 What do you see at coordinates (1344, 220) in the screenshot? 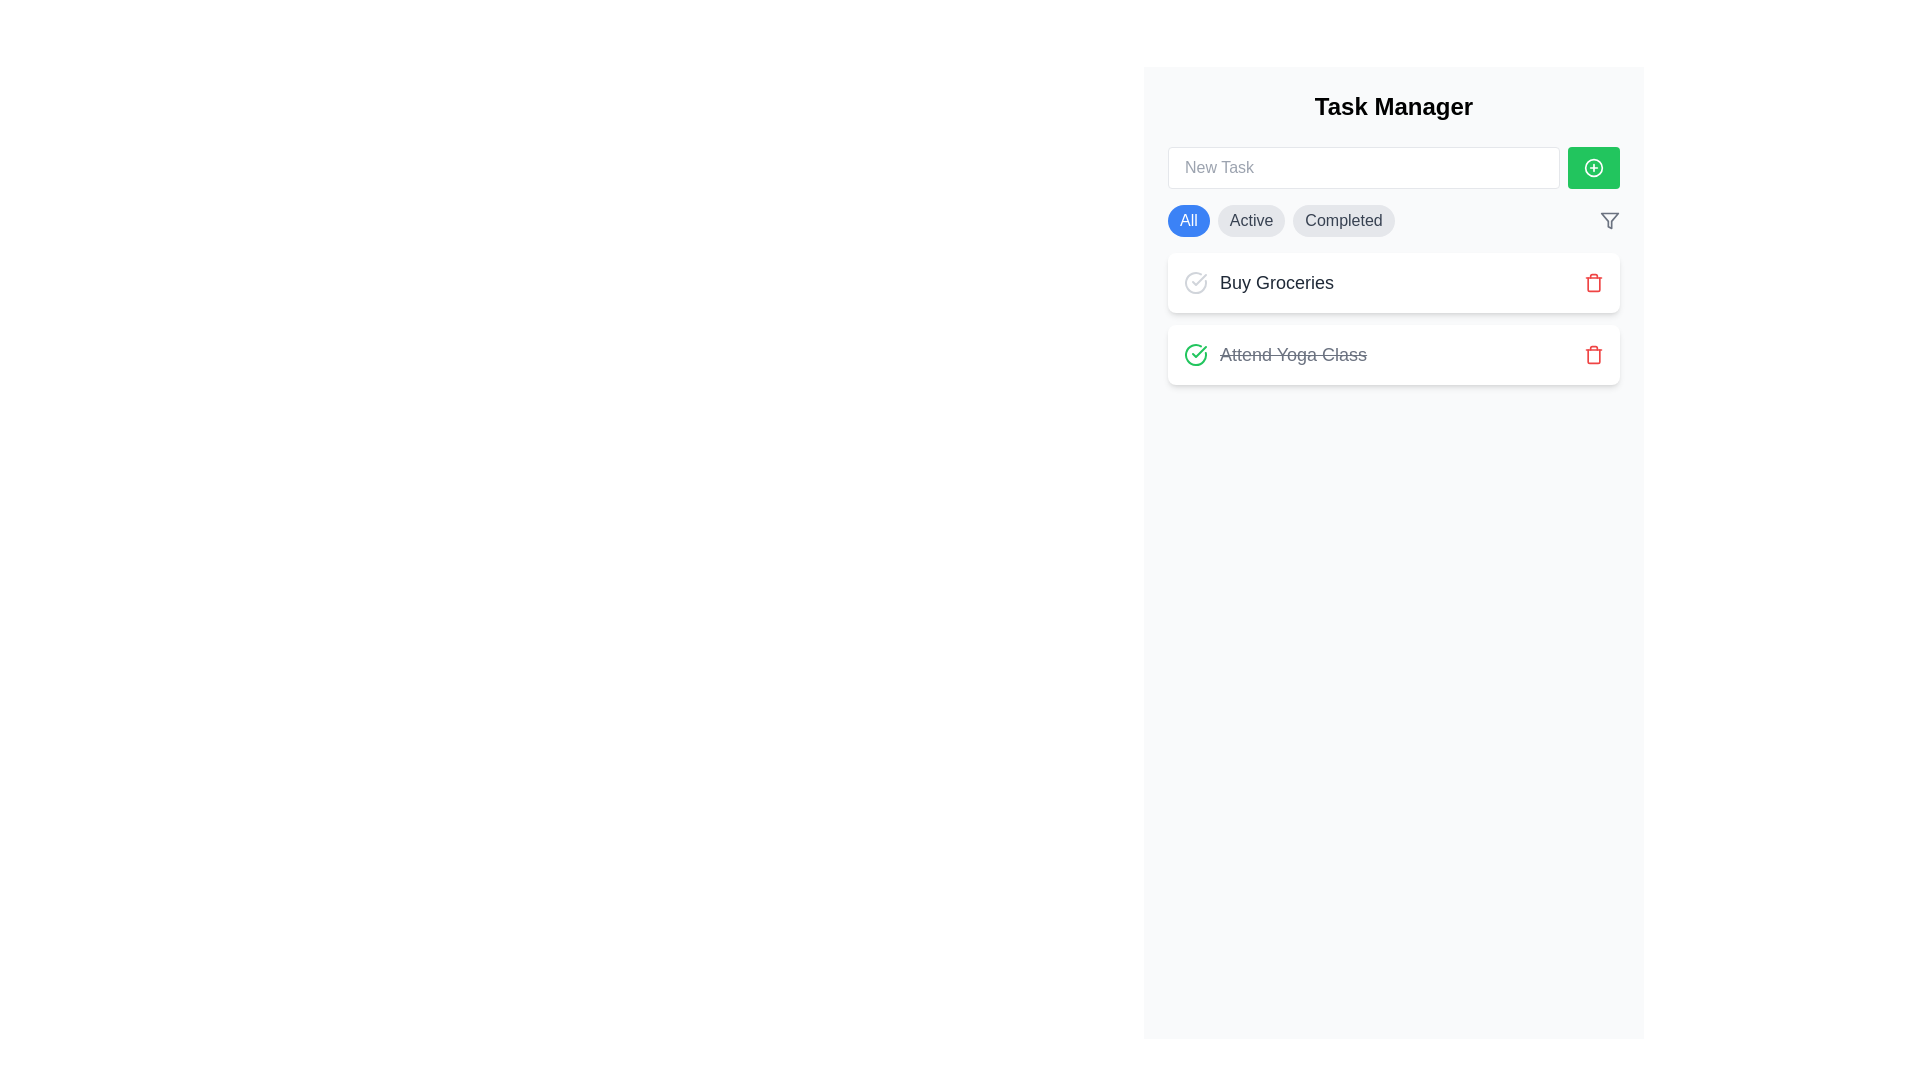
I see `the filter button that shows only completed tasks, located between the 'Active' button and the filter icon in the top row of filter options` at bounding box center [1344, 220].